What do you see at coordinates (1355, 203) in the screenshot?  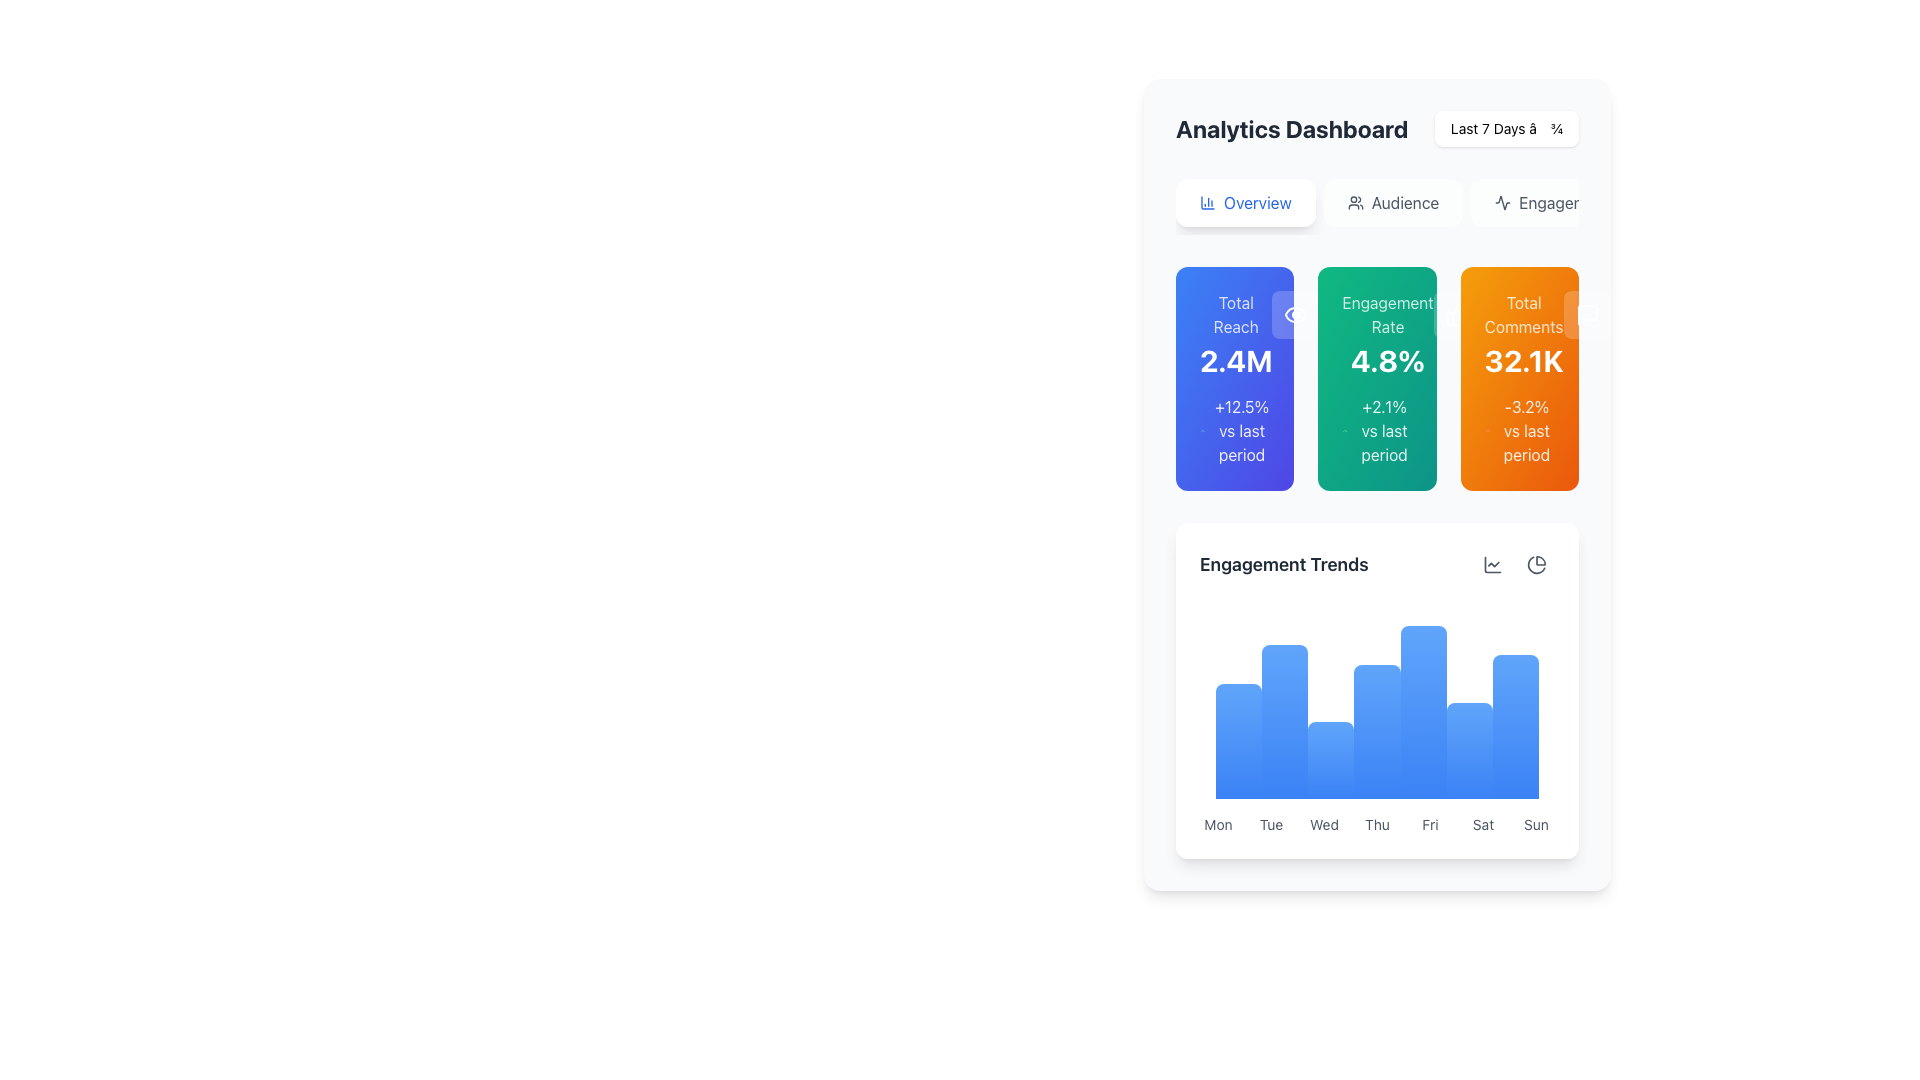 I see `the icon next to the 'Audience' label in the navigation menu` at bounding box center [1355, 203].